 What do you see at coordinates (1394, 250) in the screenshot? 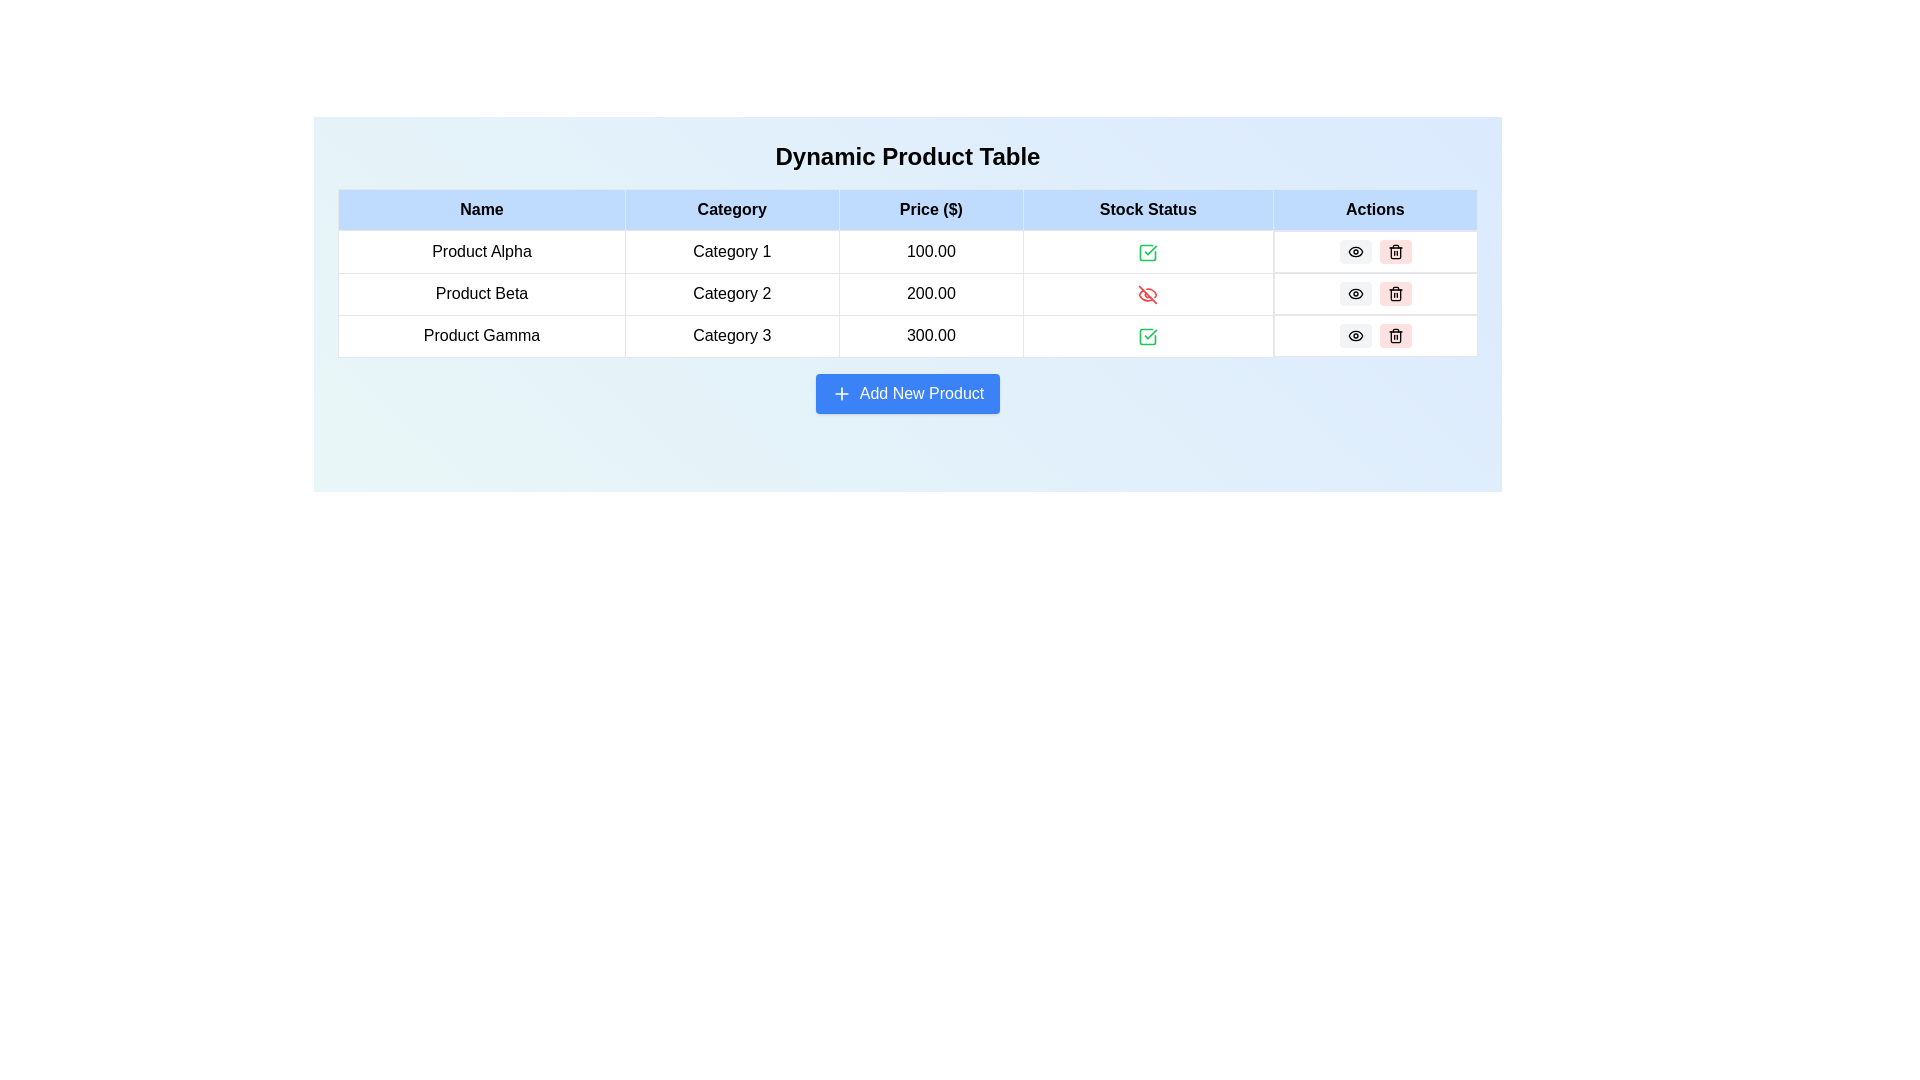
I see `the small, rectangular delete button with a trash icon located on the right side of the actions column in the second row of the dynamic product table` at bounding box center [1394, 250].